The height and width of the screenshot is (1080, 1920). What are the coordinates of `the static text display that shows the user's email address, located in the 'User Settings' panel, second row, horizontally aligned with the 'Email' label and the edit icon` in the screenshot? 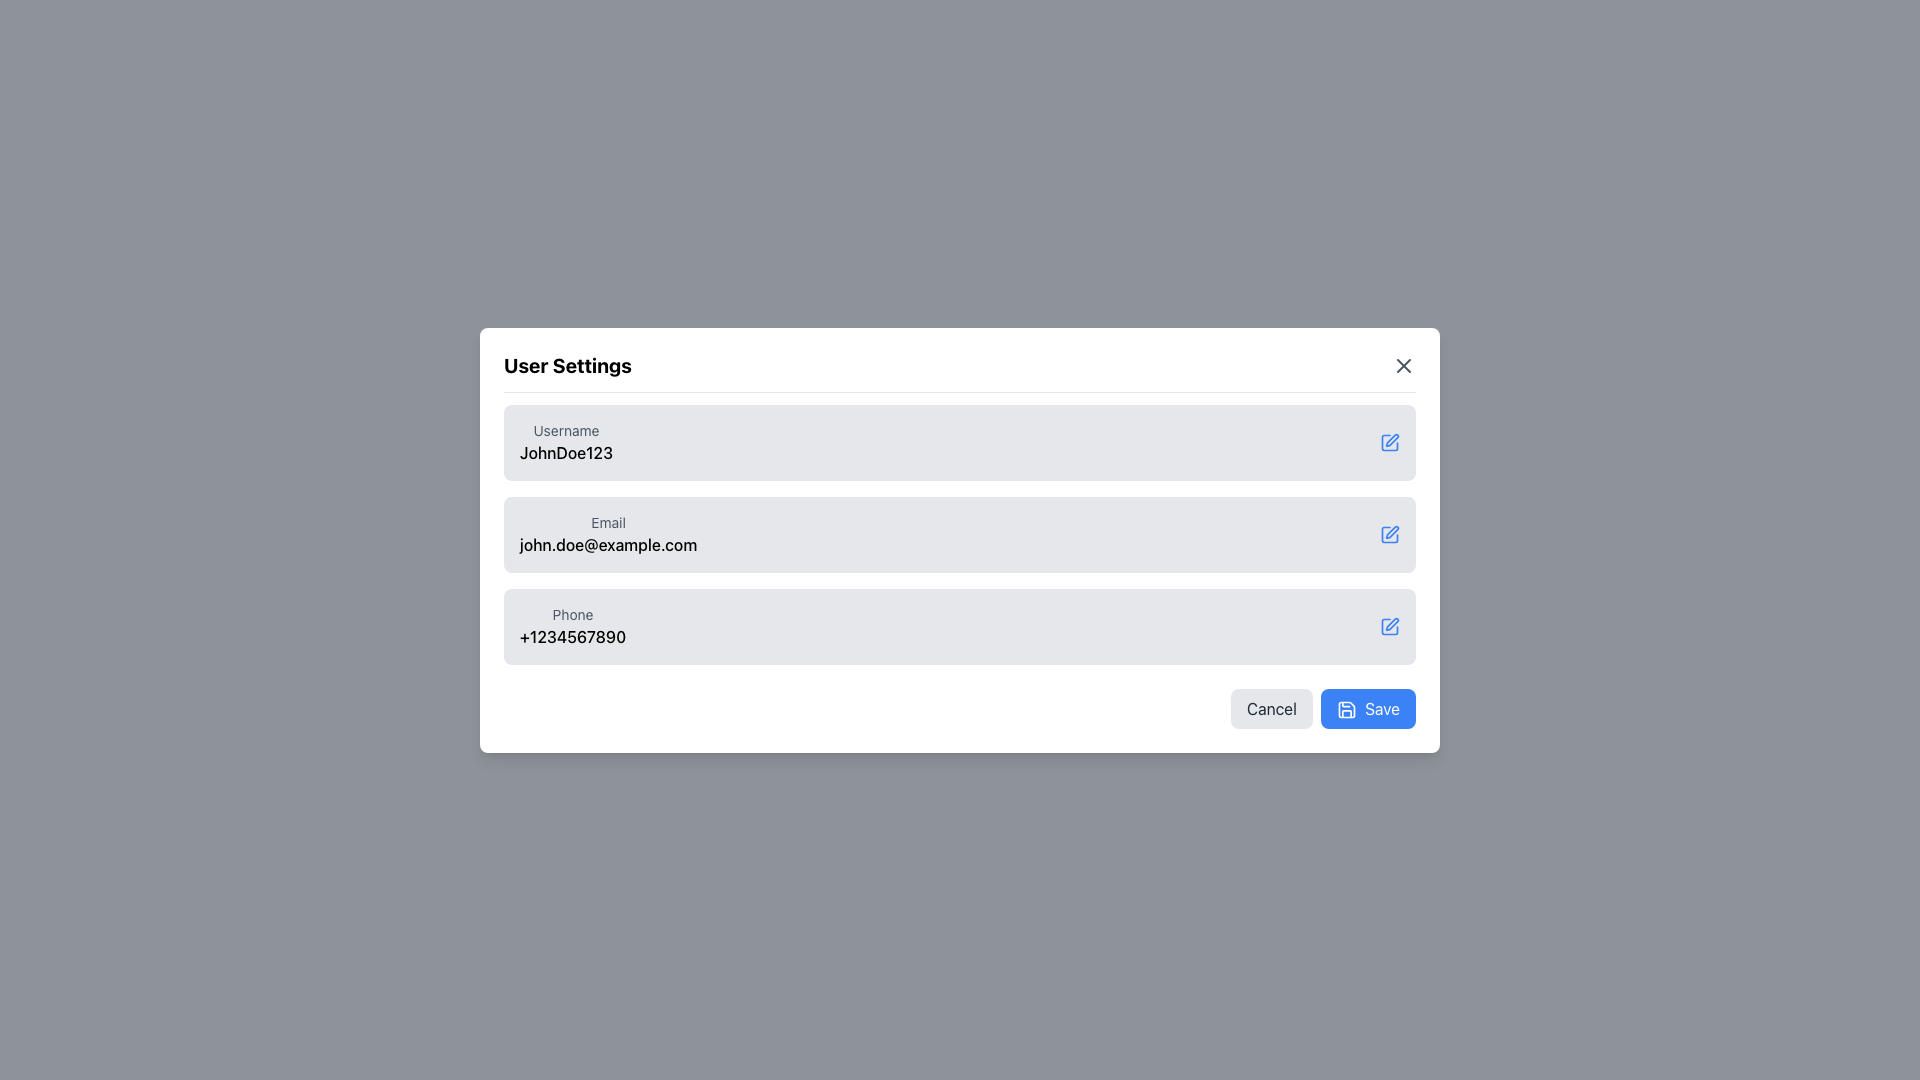 It's located at (607, 533).